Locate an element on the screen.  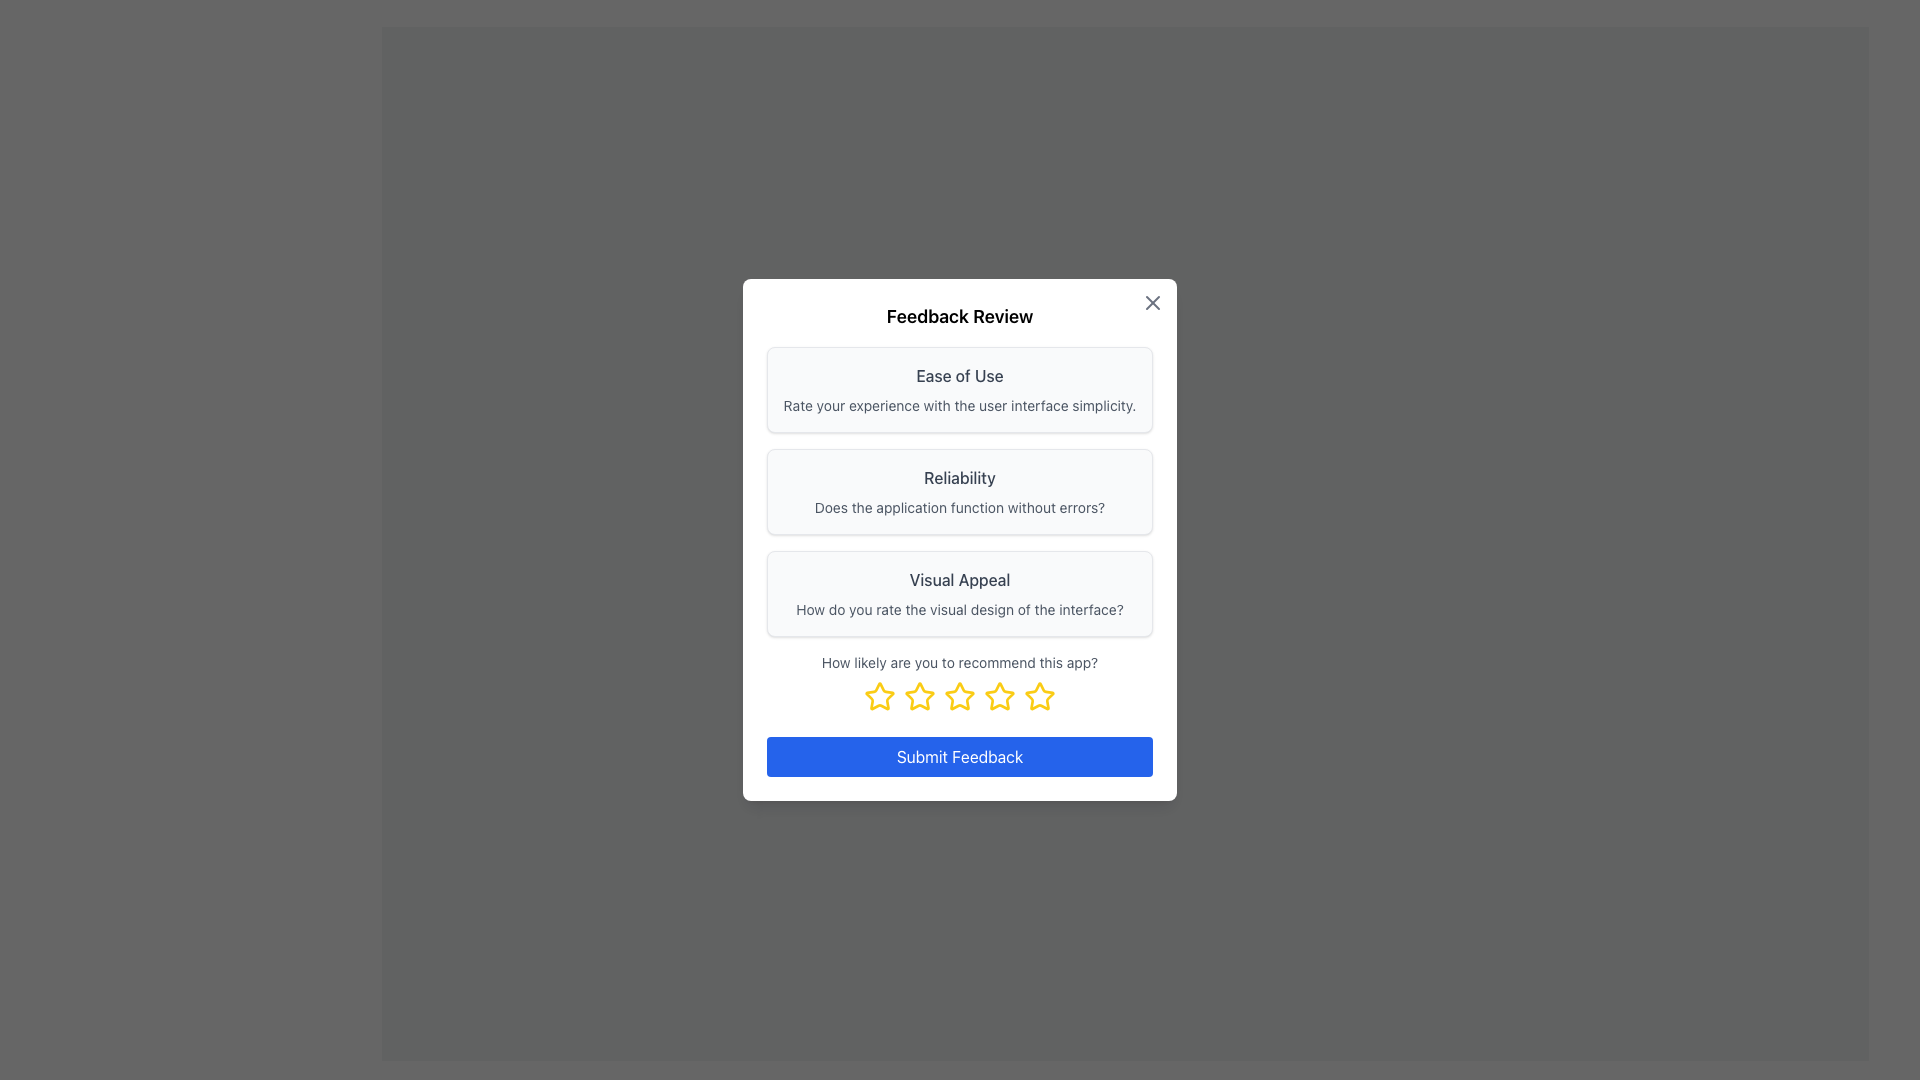
the Text label that serves as a title for the section evaluating the user's perception of the visual appeal of the interface, located in the modal dialog box labeled 'Feedback Review' is located at coordinates (960, 579).